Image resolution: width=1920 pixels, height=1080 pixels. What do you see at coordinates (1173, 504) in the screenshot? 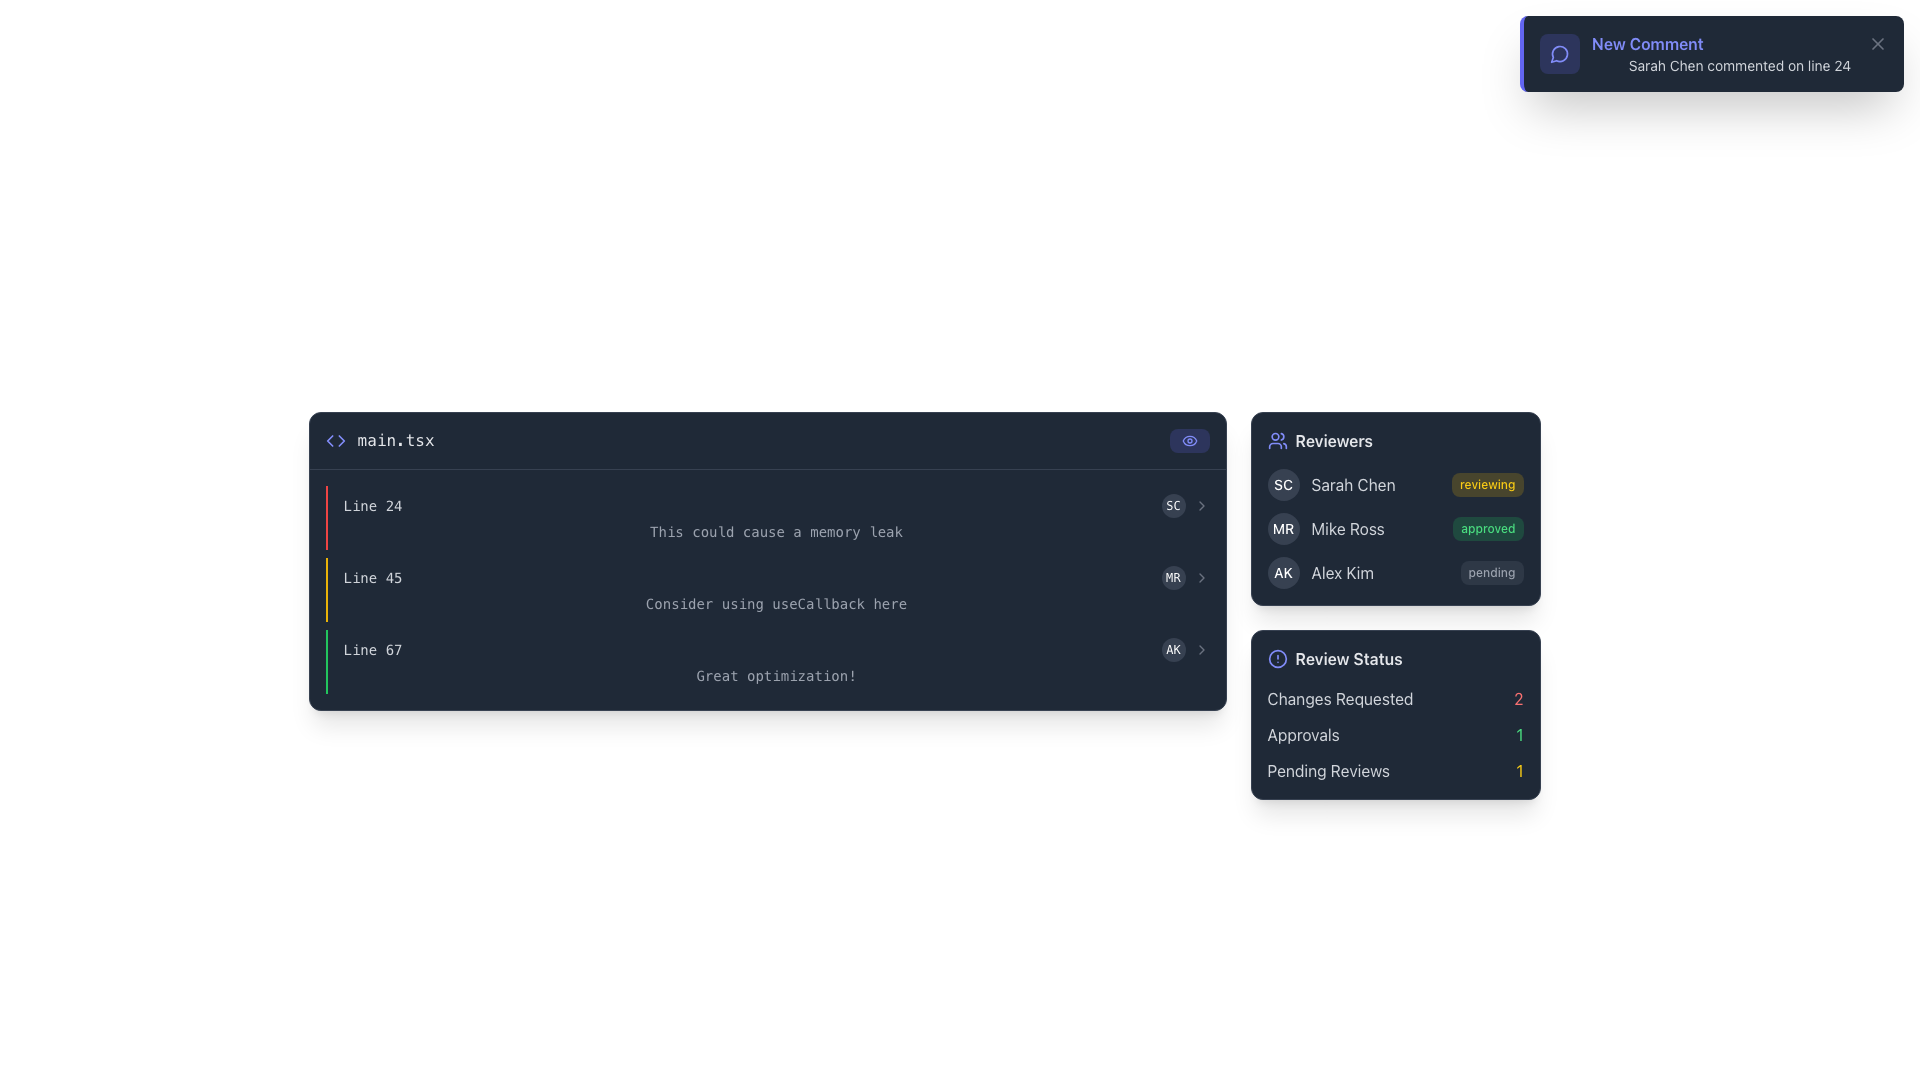
I see `the Text-based avatar indicator for user 'Sarah Chen', located at the top-right corner of the comment entry section, to the left of the chevron icon` at bounding box center [1173, 504].